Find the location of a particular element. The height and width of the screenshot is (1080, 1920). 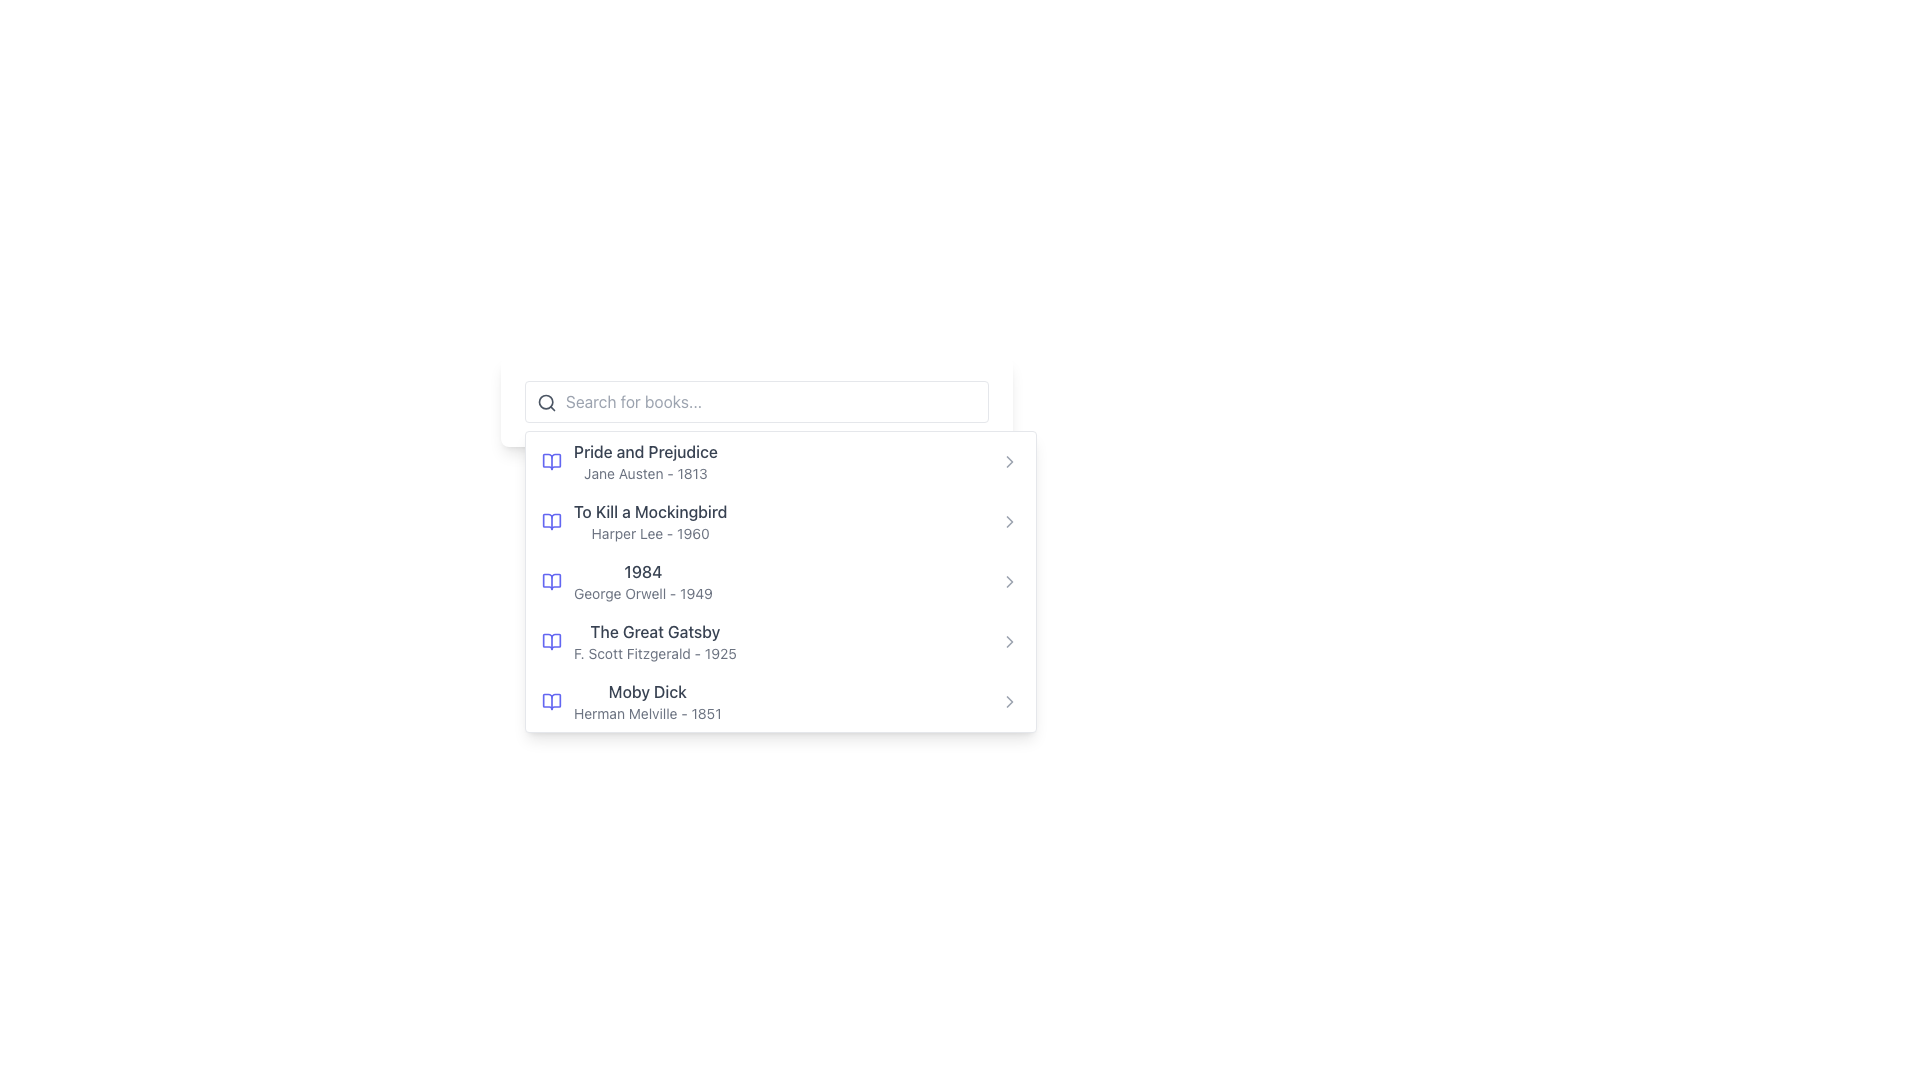

the List Item displaying 'To Kill a Mockingbird' by Harper Lee is located at coordinates (780, 520).